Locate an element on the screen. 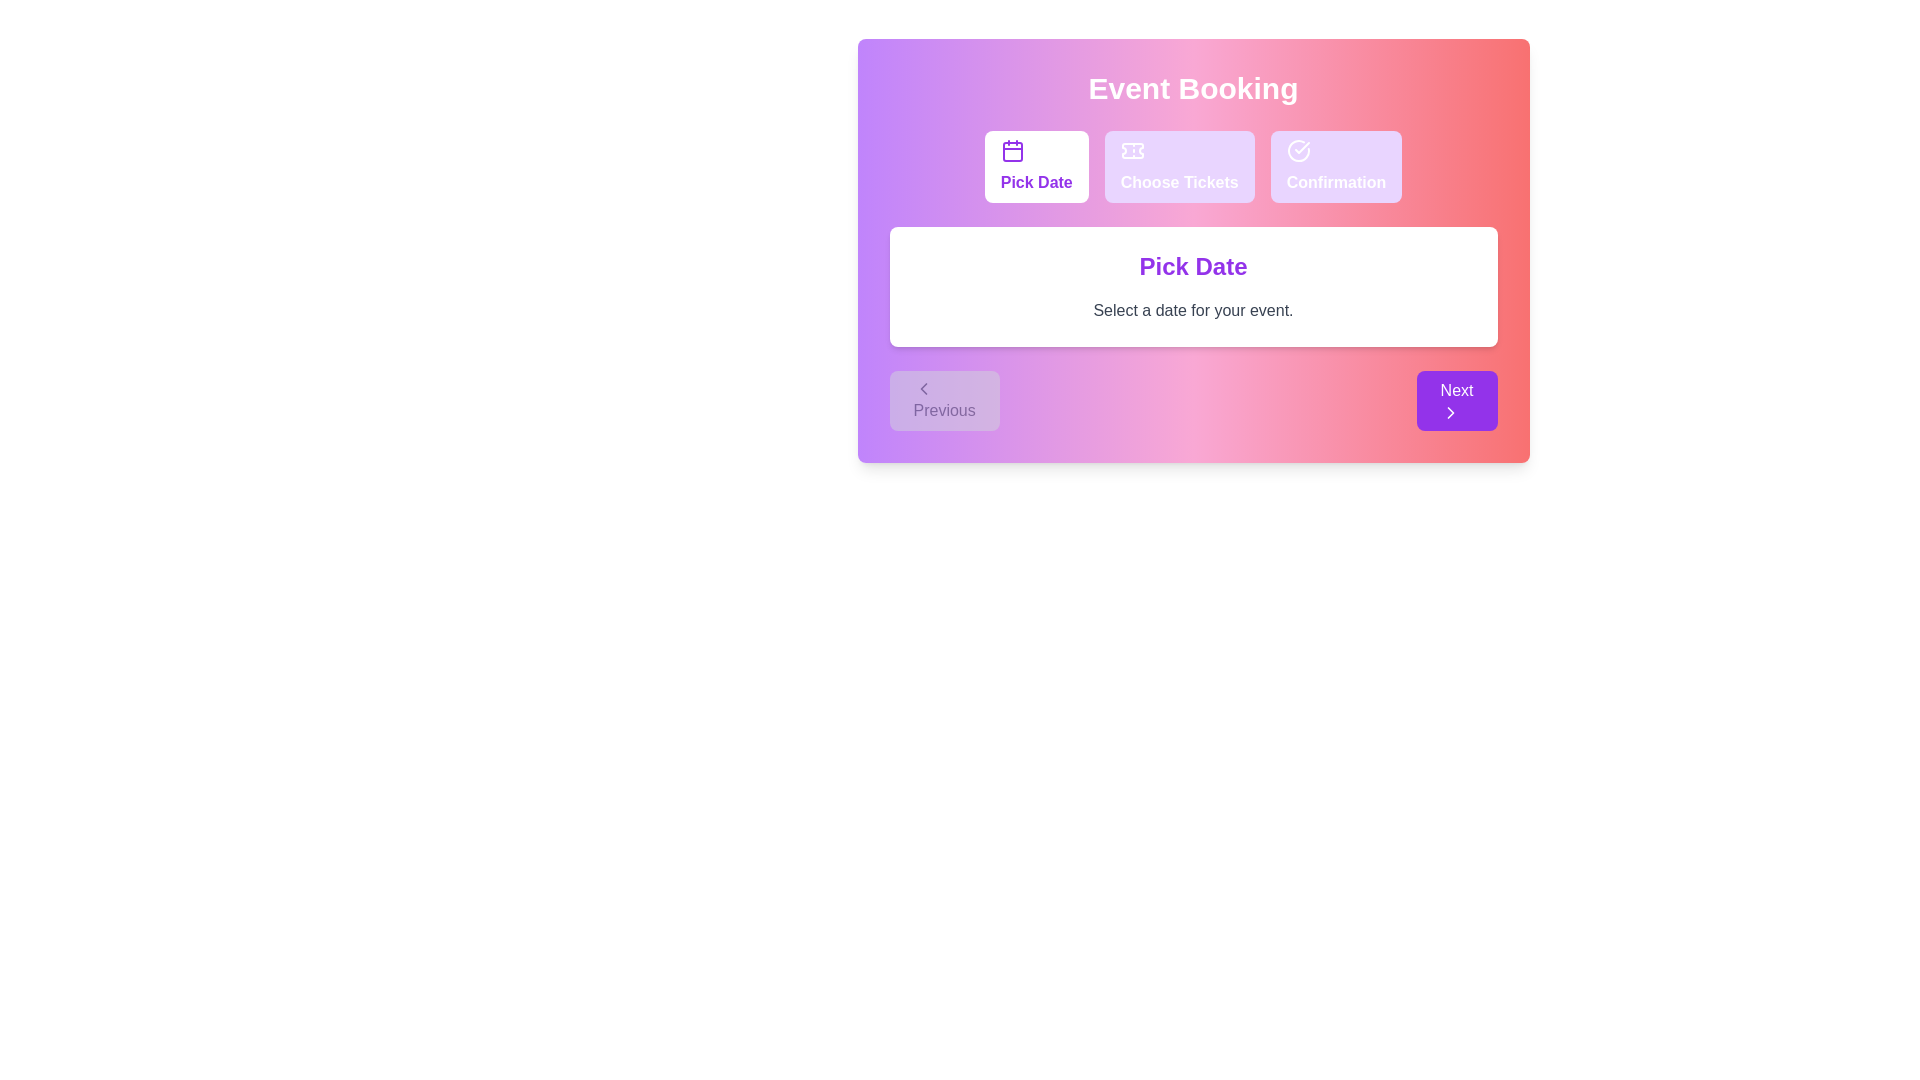 This screenshot has height=1080, width=1920. the first button in the upper section of the card-like interface to initiate the date selection process is located at coordinates (1036, 165).